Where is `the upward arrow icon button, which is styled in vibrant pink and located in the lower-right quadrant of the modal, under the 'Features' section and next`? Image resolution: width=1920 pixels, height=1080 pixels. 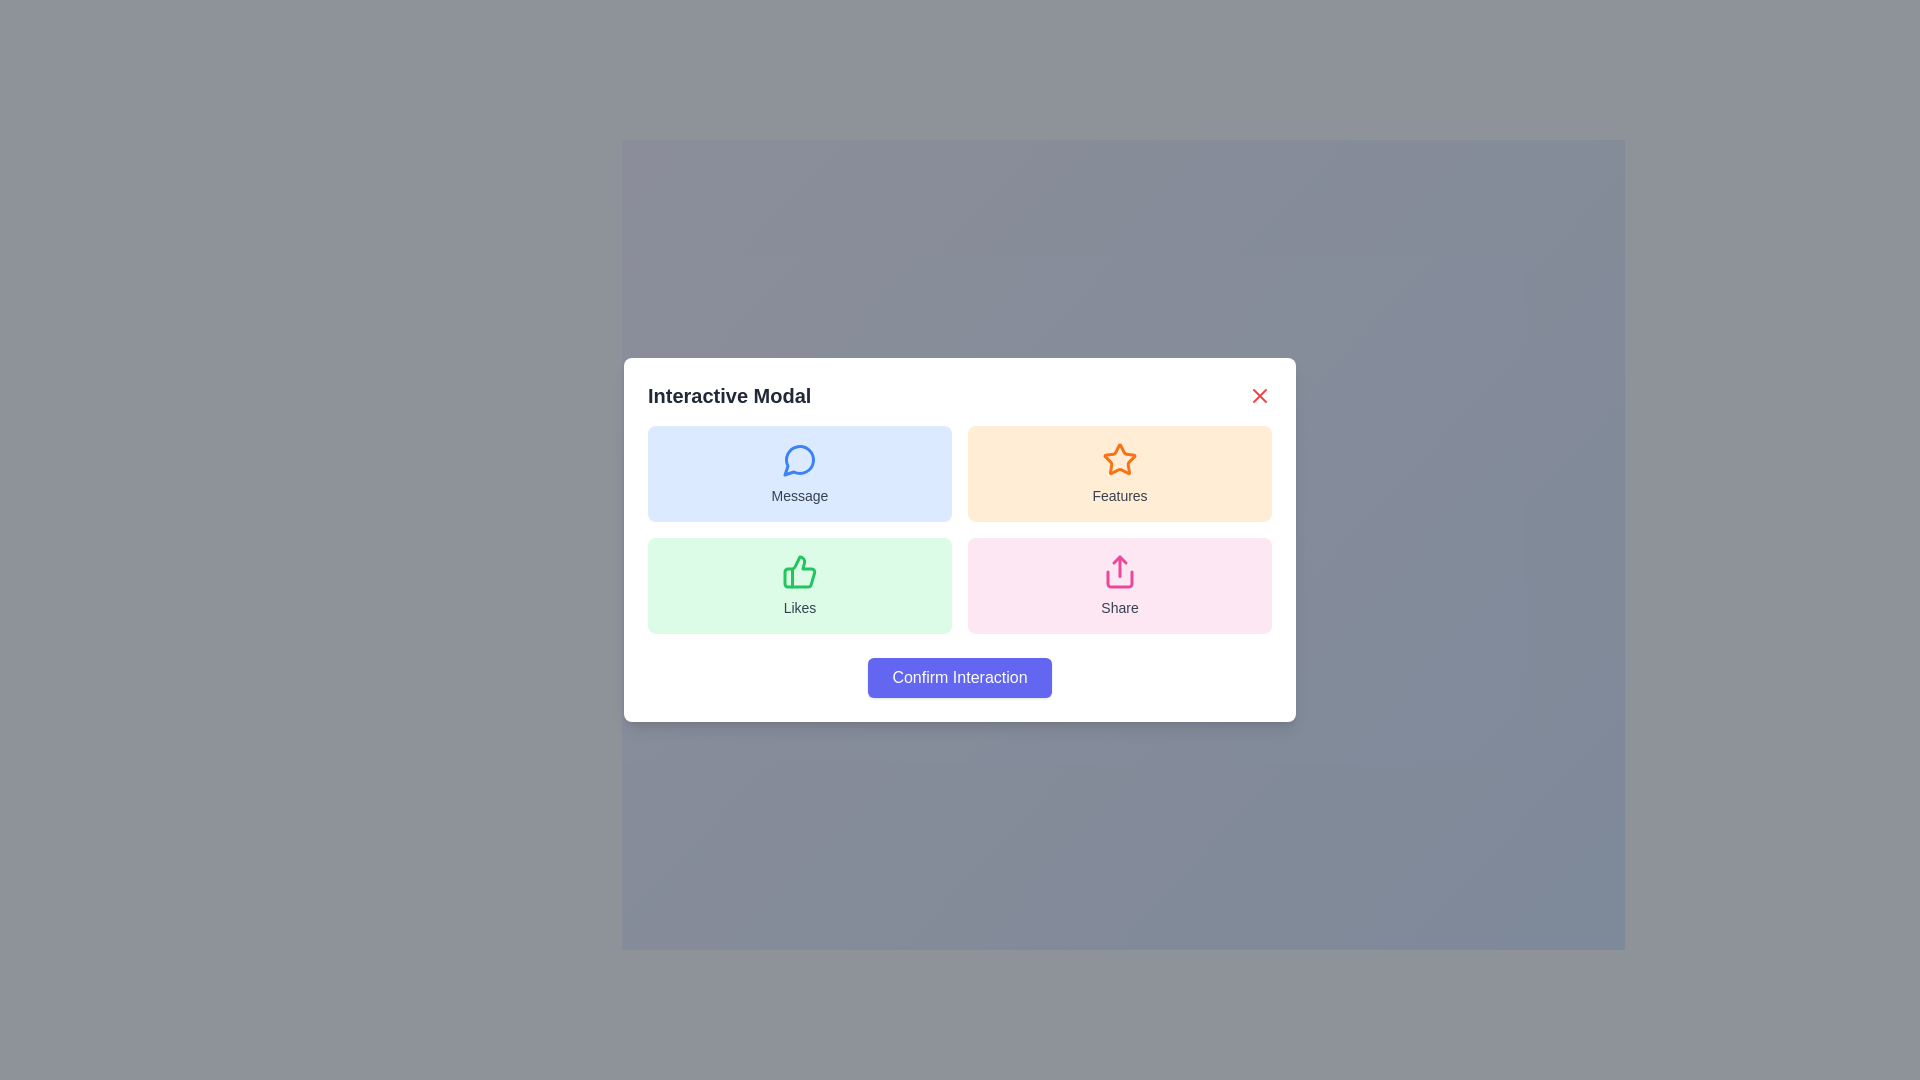
the upward arrow icon button, which is styled in vibrant pink and located in the lower-right quadrant of the modal, under the 'Features' section and next is located at coordinates (1118, 571).